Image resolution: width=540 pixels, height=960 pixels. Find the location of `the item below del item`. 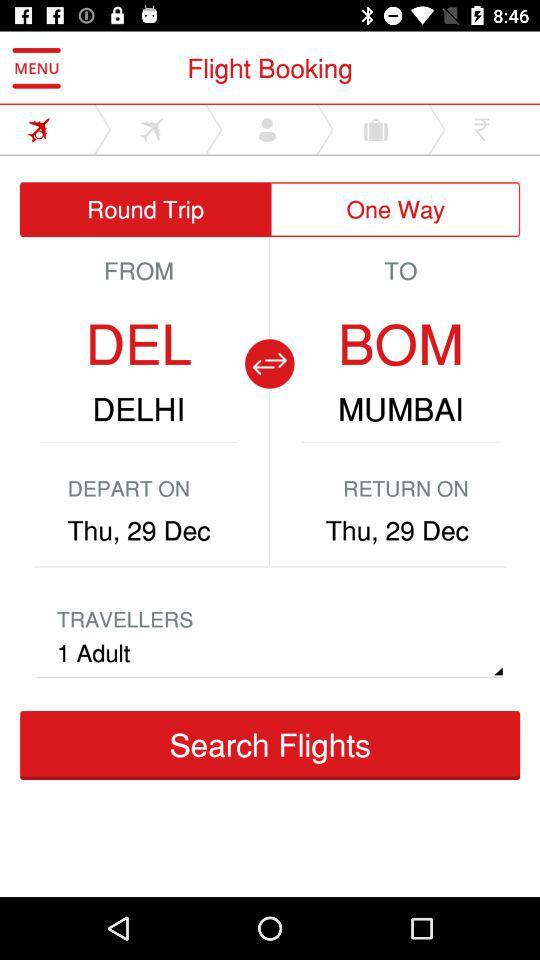

the item below del item is located at coordinates (137, 408).